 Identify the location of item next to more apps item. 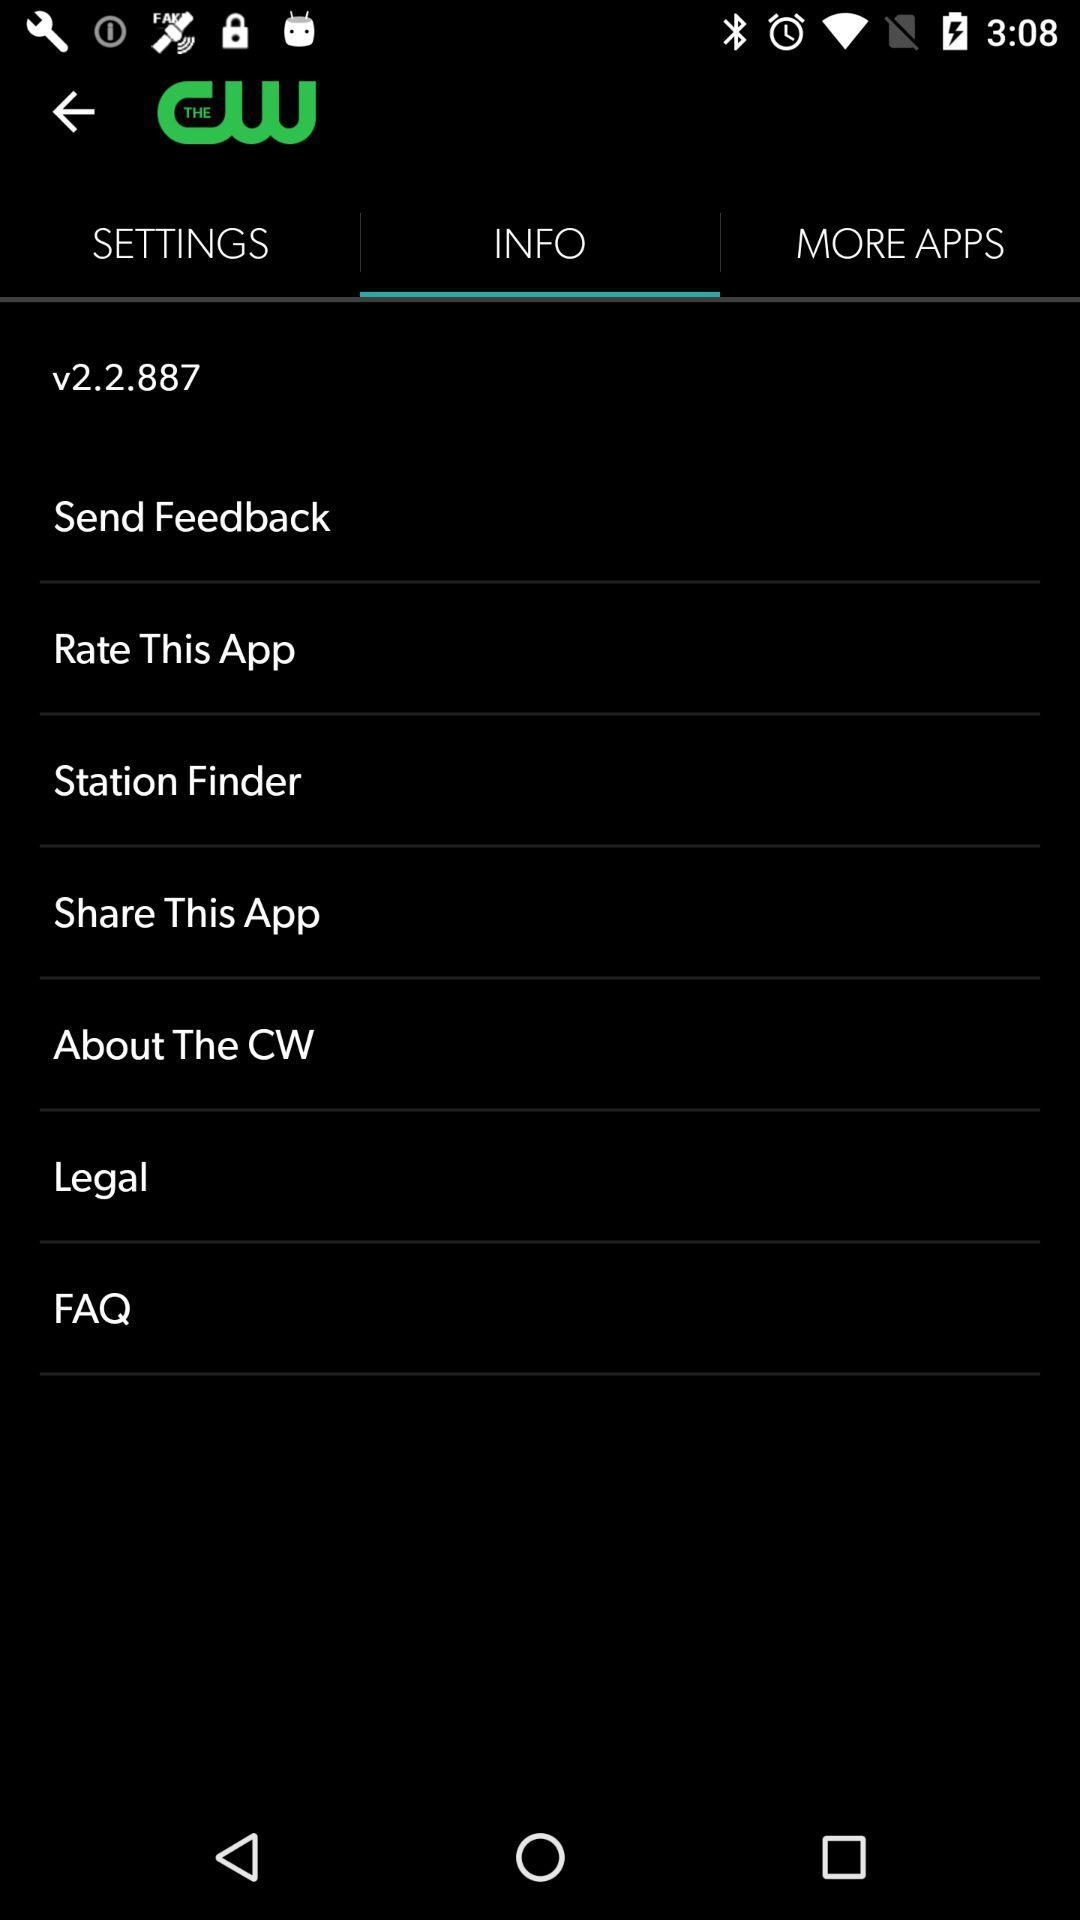
(540, 242).